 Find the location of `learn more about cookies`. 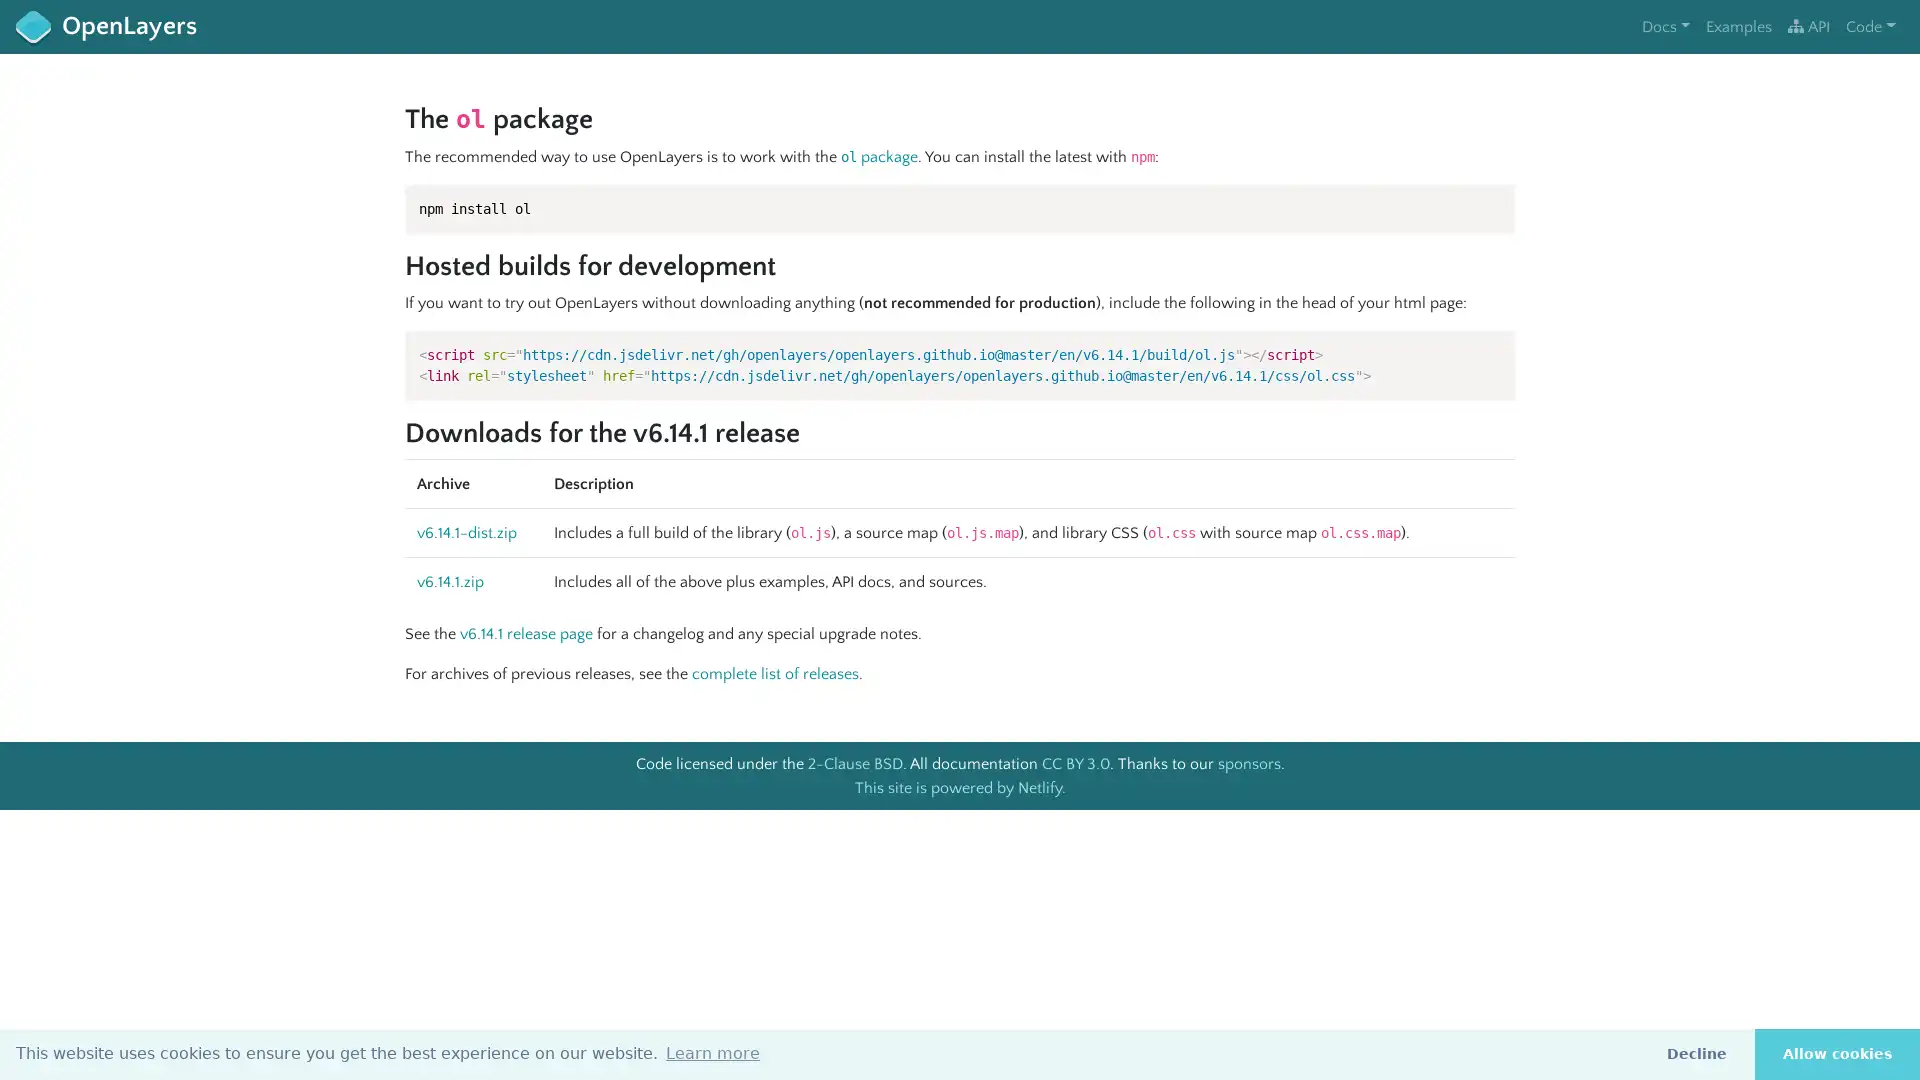

learn more about cookies is located at coordinates (713, 1052).